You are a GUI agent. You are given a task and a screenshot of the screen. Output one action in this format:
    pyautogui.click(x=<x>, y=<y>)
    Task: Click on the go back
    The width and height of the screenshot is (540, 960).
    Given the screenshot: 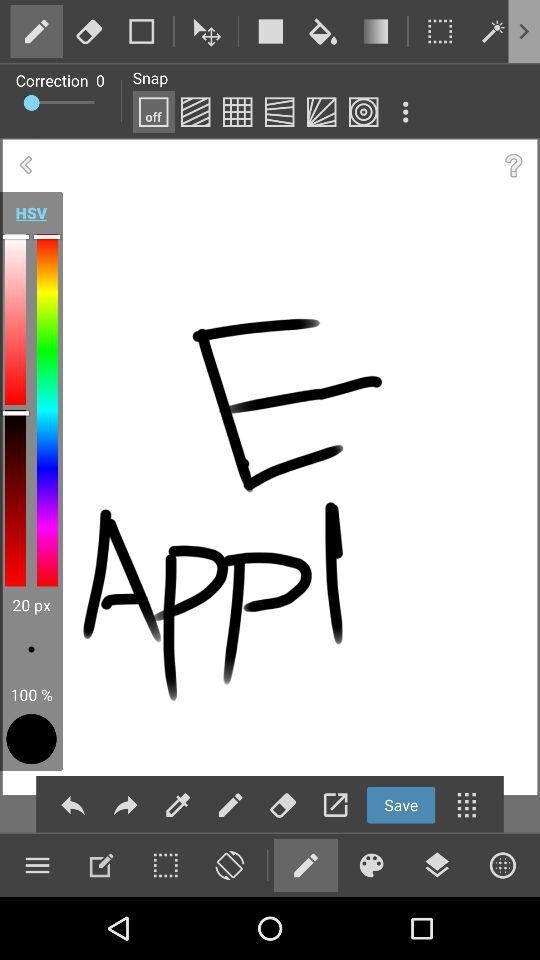 What is the action you would take?
    pyautogui.click(x=25, y=164)
    